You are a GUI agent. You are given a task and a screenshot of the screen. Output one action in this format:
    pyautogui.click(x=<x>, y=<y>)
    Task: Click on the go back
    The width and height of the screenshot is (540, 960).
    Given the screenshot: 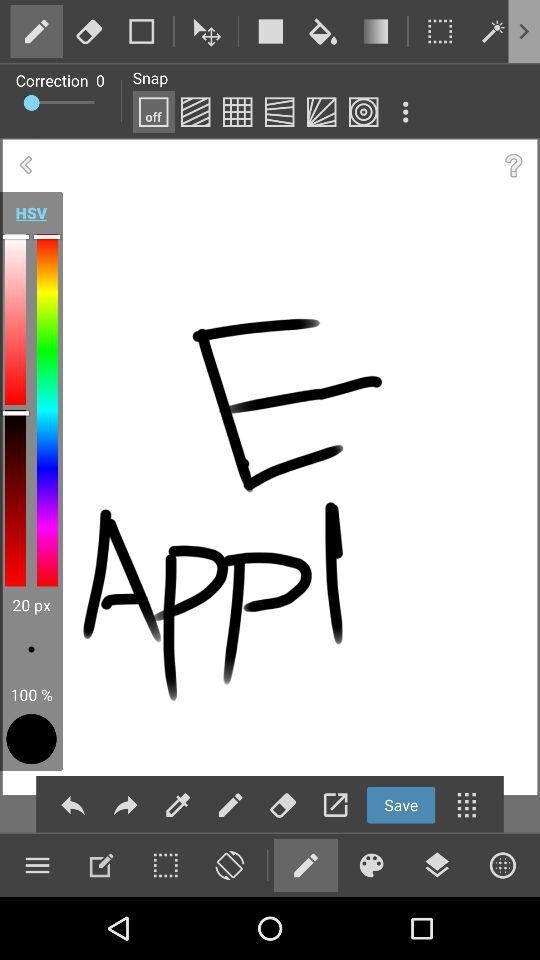 What is the action you would take?
    pyautogui.click(x=25, y=164)
    